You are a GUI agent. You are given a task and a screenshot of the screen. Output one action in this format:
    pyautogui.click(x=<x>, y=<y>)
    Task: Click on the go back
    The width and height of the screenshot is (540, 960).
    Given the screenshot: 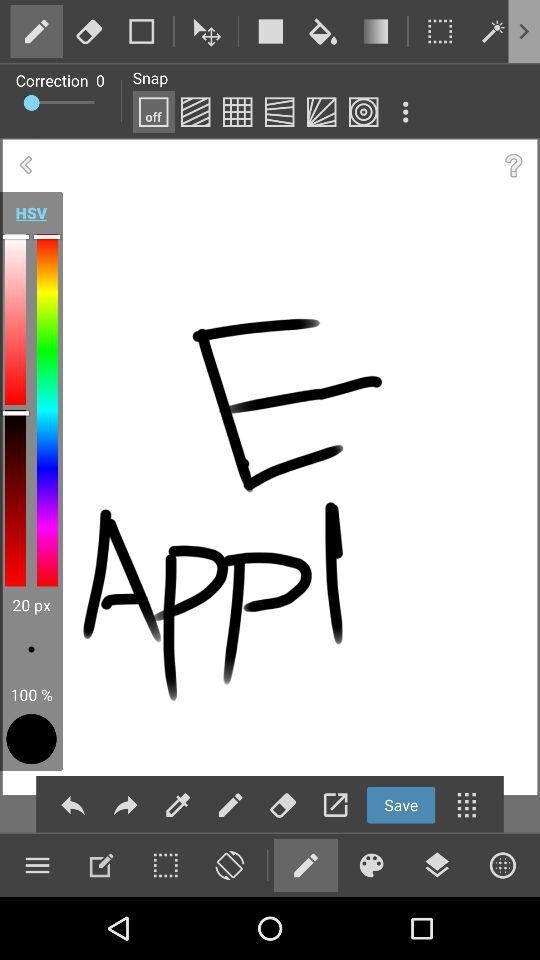 What is the action you would take?
    pyautogui.click(x=25, y=164)
    